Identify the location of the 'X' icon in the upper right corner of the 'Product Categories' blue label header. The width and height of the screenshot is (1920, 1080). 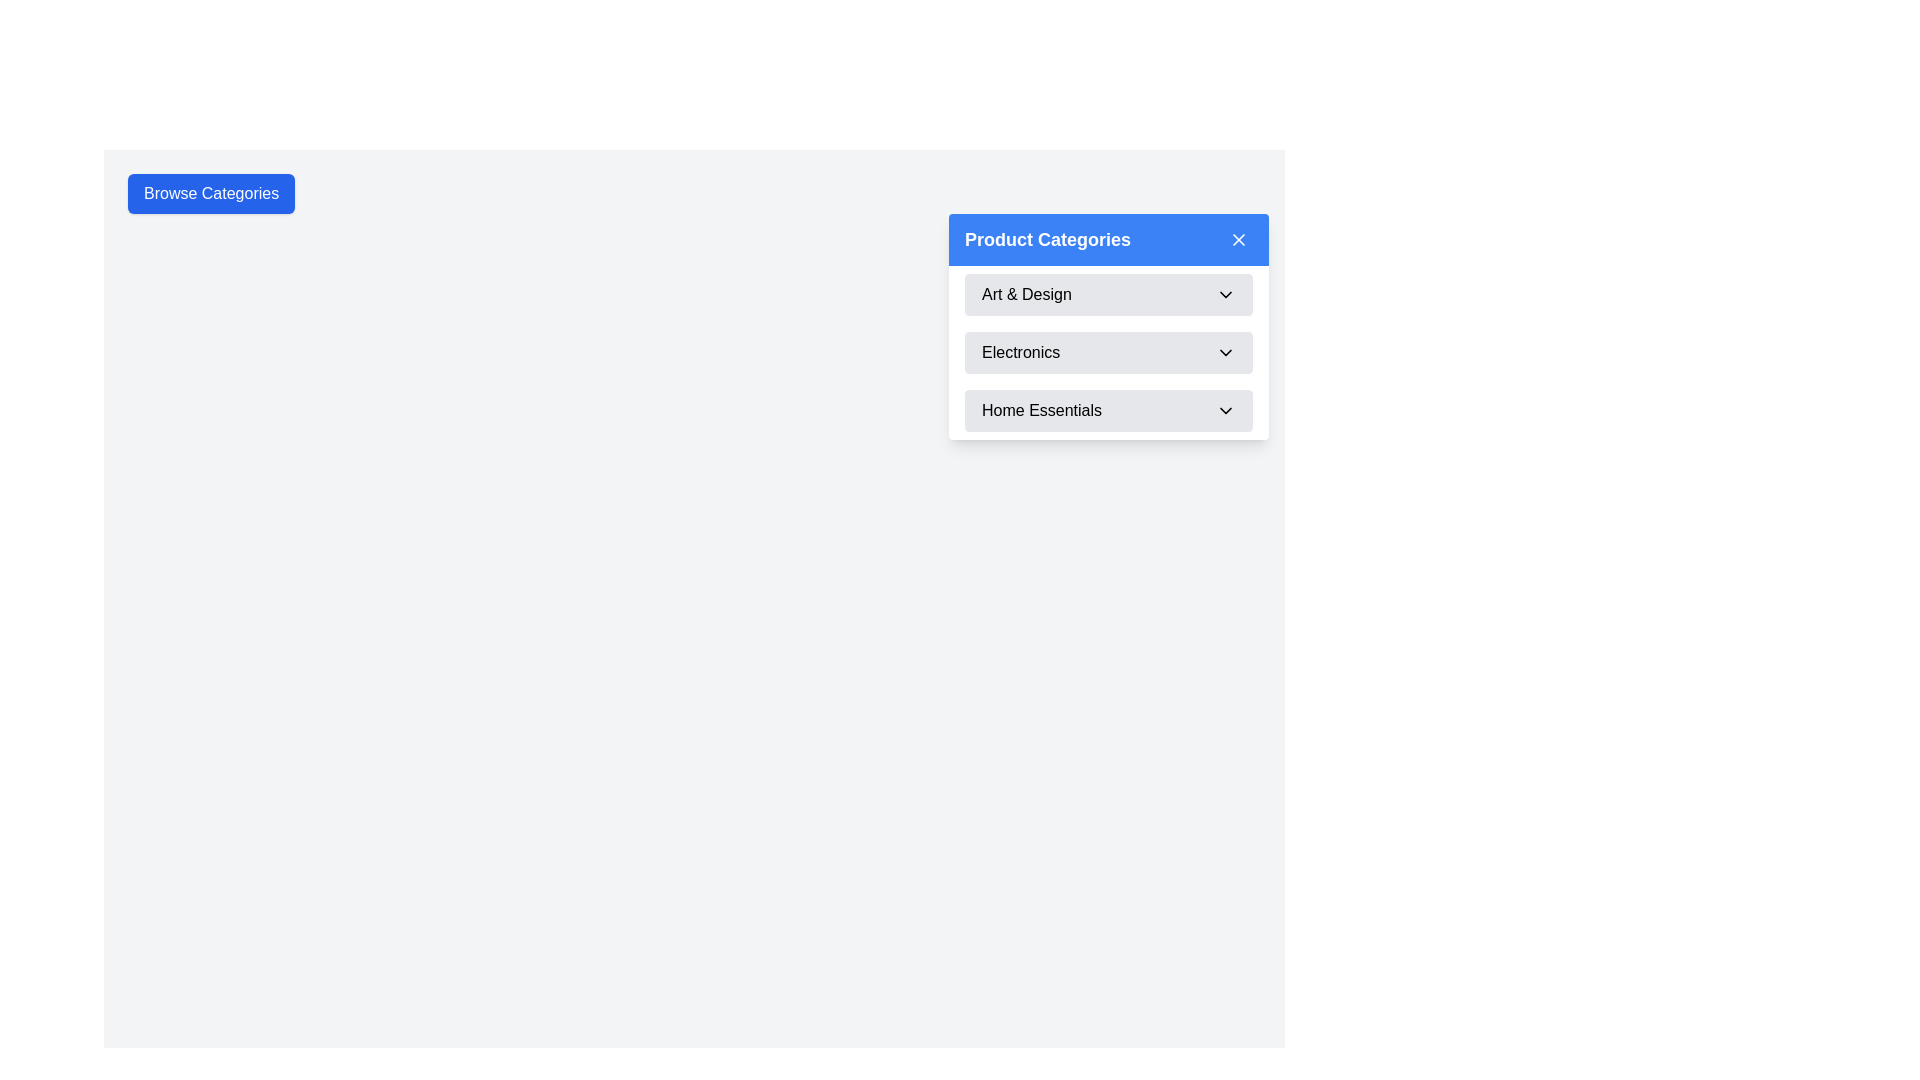
(1237, 238).